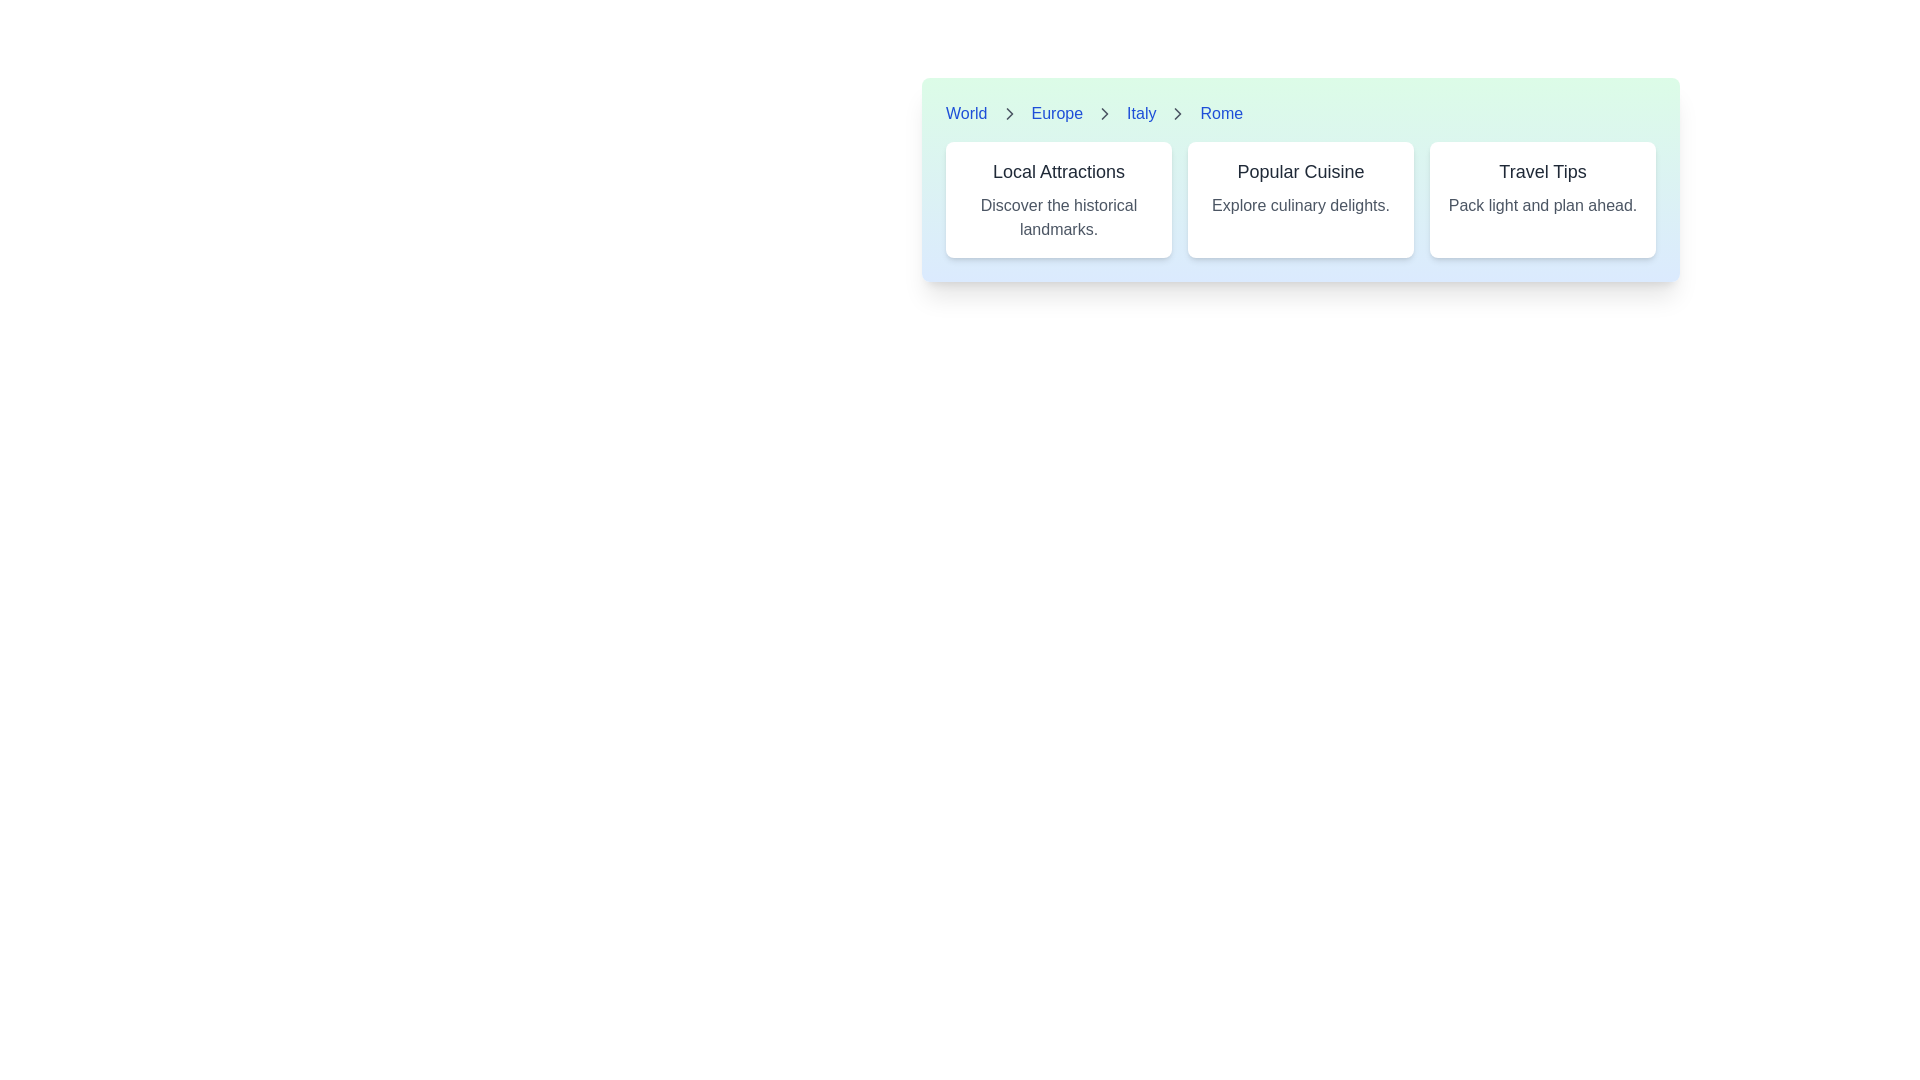  Describe the element at coordinates (1220, 114) in the screenshot. I see `the hyperlinked text 'Rome' in the breadcrumb navigation` at that location.